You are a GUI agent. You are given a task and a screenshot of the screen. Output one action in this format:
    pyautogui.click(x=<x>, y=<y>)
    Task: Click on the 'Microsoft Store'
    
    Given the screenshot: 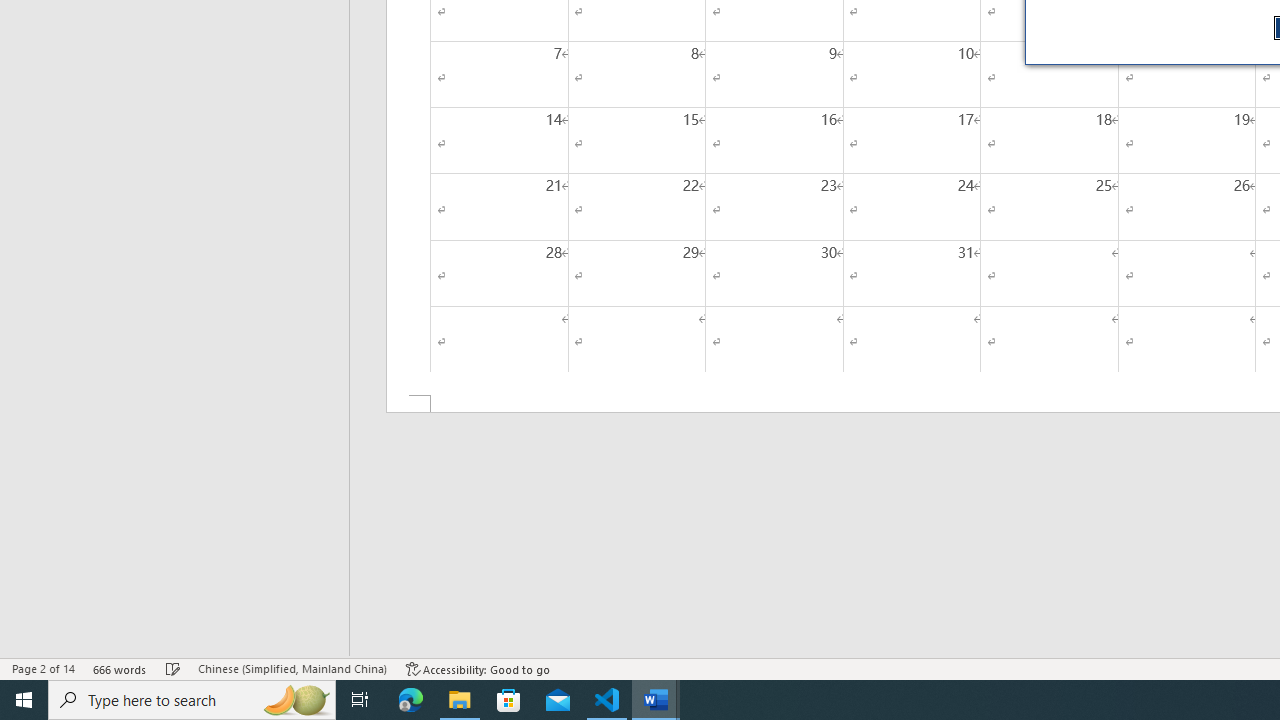 What is the action you would take?
    pyautogui.click(x=509, y=698)
    